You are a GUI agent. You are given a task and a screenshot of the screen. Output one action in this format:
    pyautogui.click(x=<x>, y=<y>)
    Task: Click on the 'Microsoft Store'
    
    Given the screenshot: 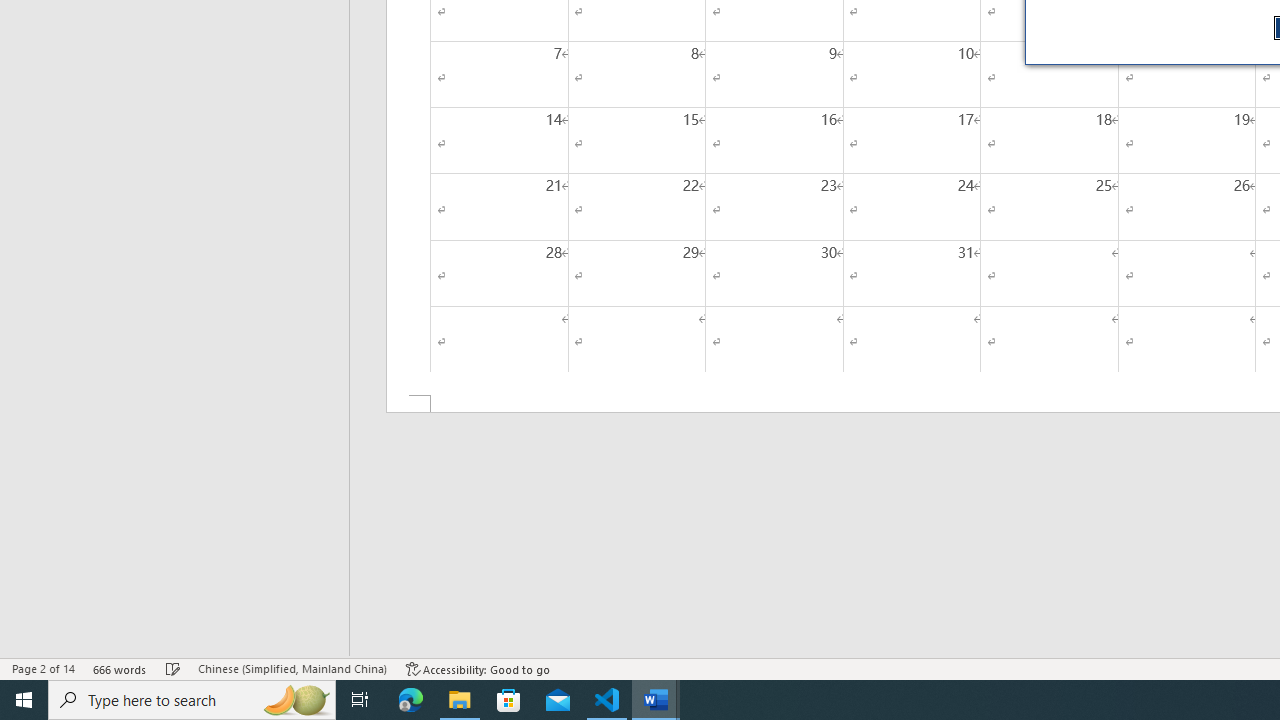 What is the action you would take?
    pyautogui.click(x=509, y=698)
    